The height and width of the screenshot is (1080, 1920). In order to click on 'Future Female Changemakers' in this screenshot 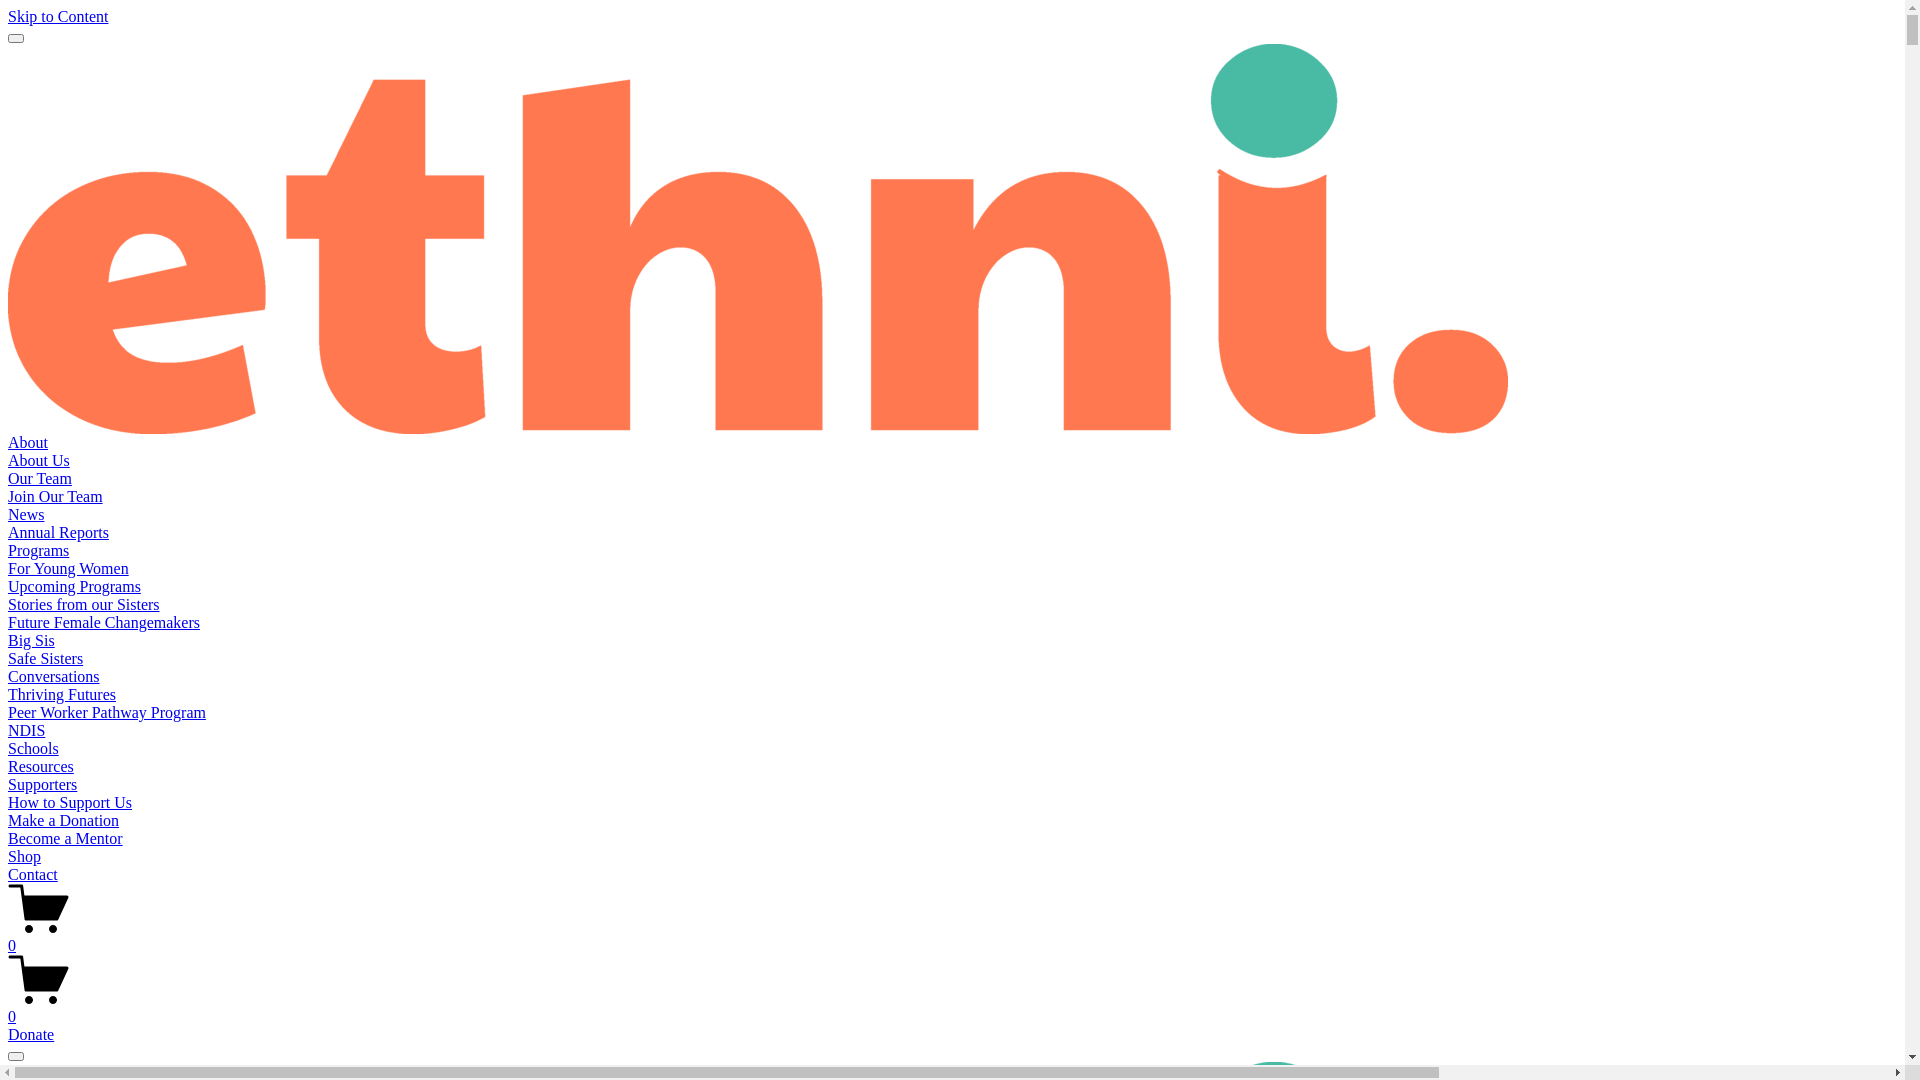, I will do `click(103, 621)`.